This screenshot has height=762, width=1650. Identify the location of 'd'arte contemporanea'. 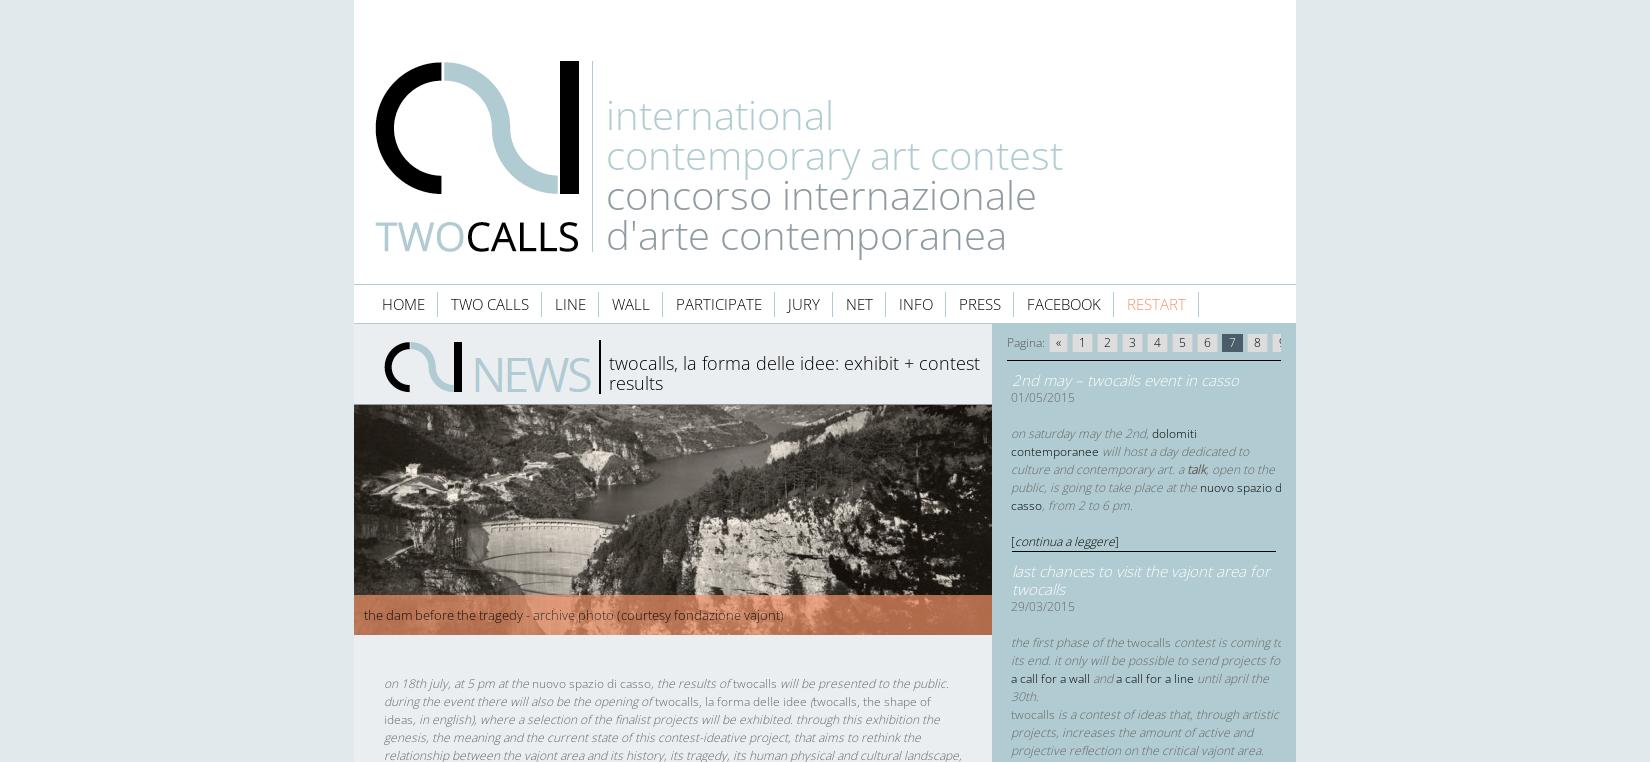
(605, 234).